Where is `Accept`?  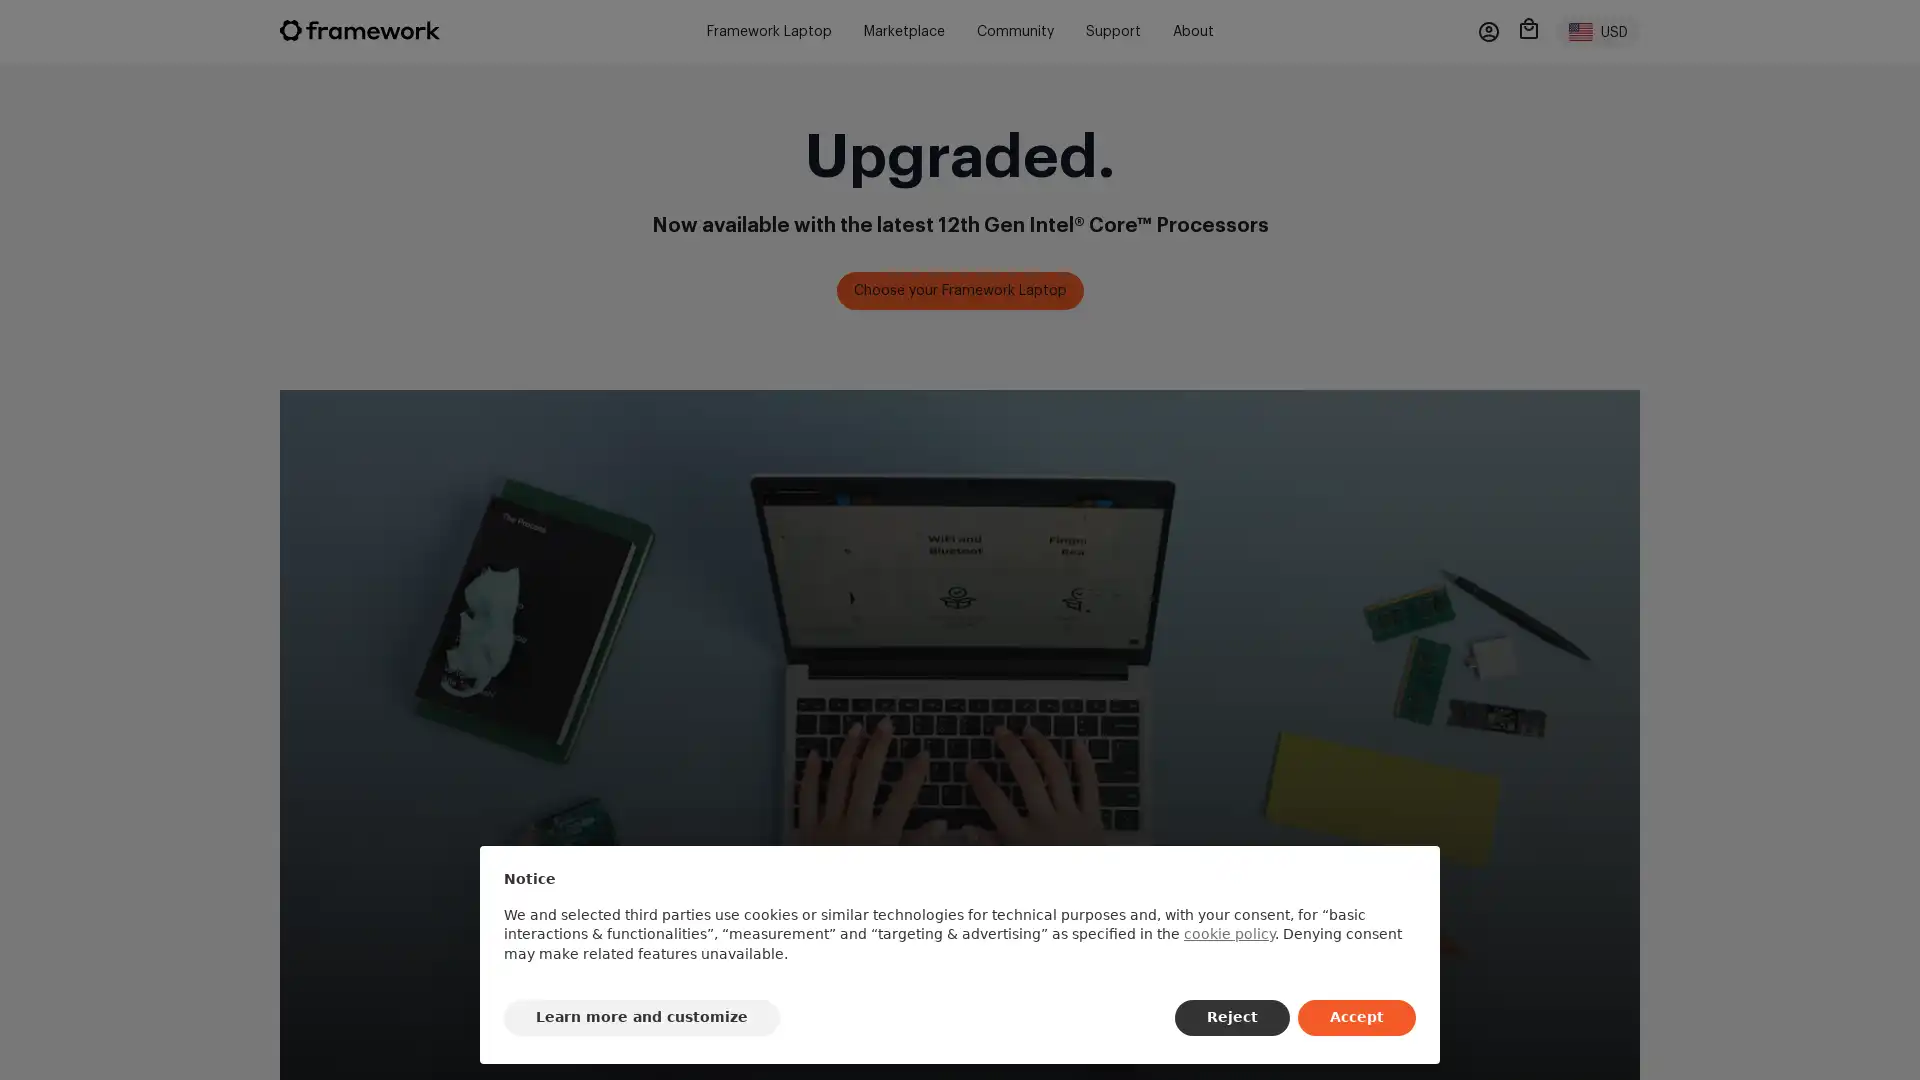 Accept is located at coordinates (1357, 1018).